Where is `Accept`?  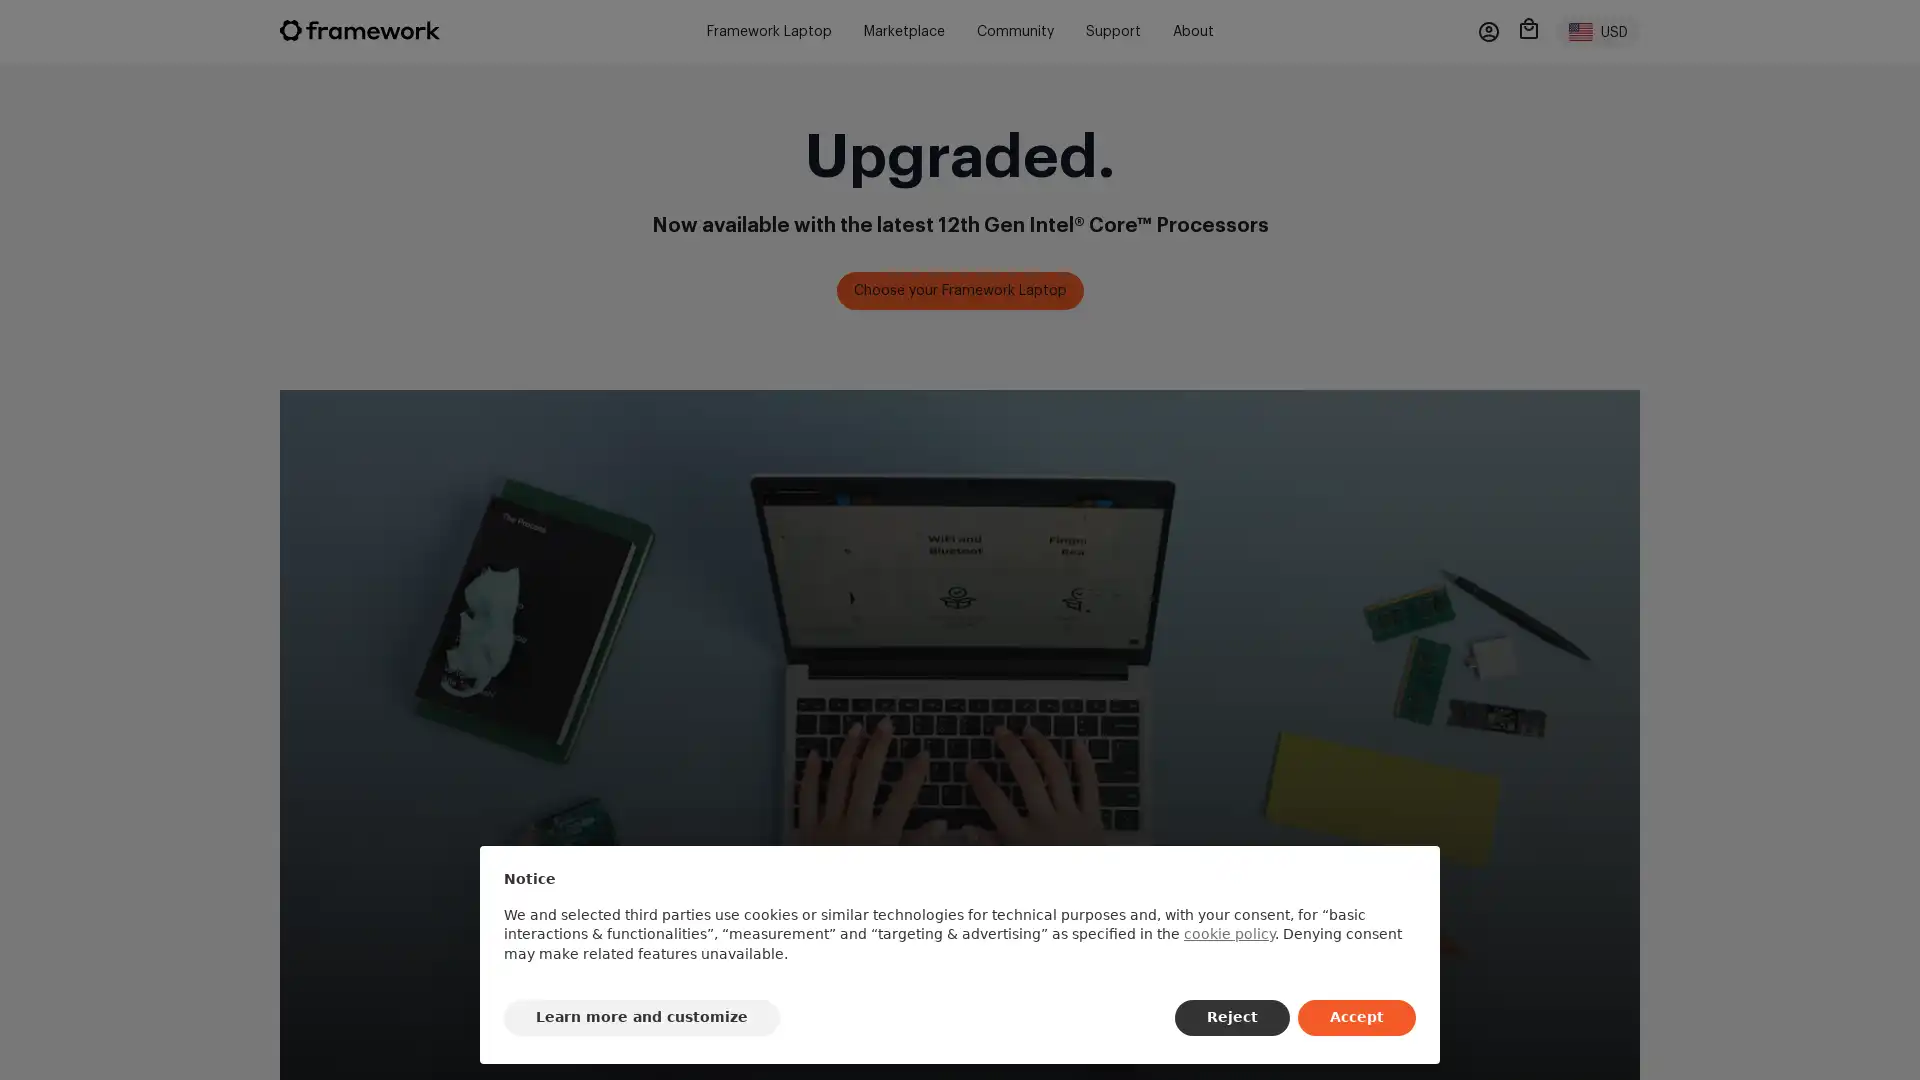 Accept is located at coordinates (1357, 1018).